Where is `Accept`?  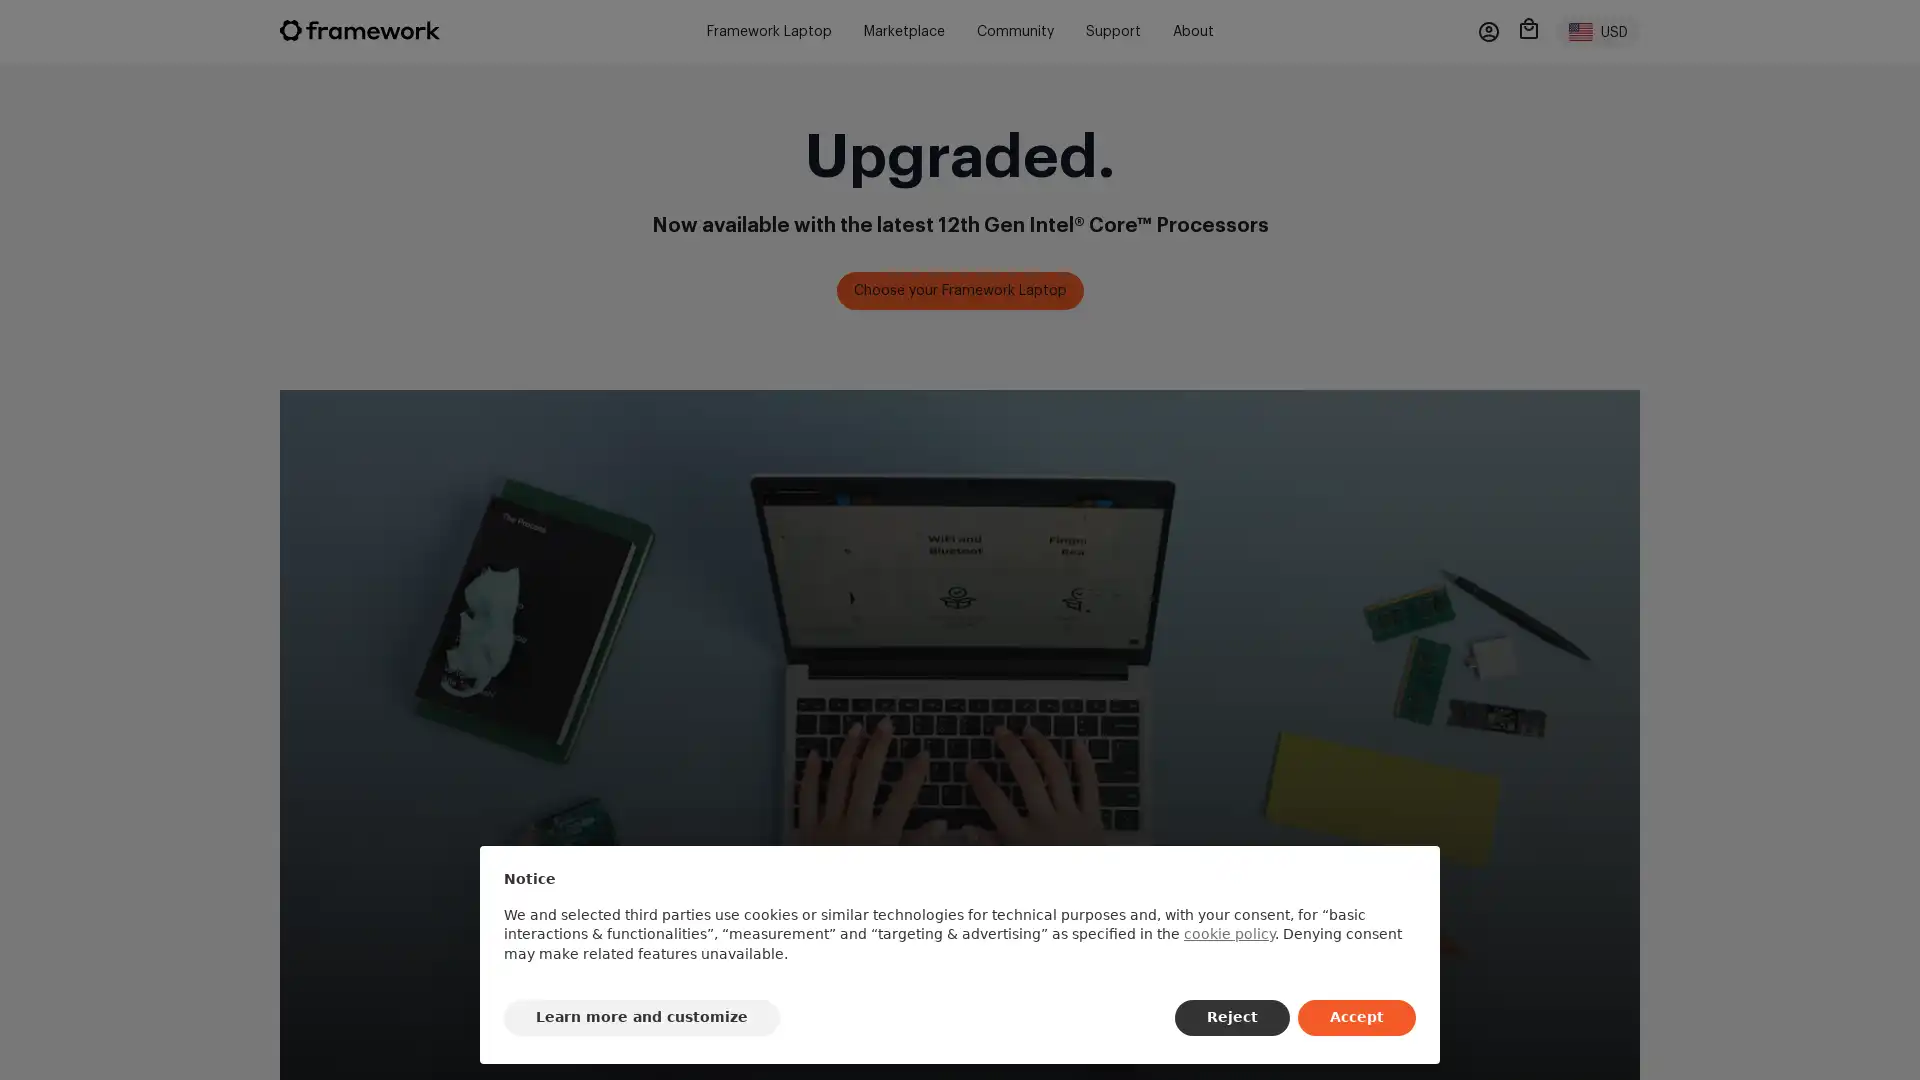 Accept is located at coordinates (1357, 1018).